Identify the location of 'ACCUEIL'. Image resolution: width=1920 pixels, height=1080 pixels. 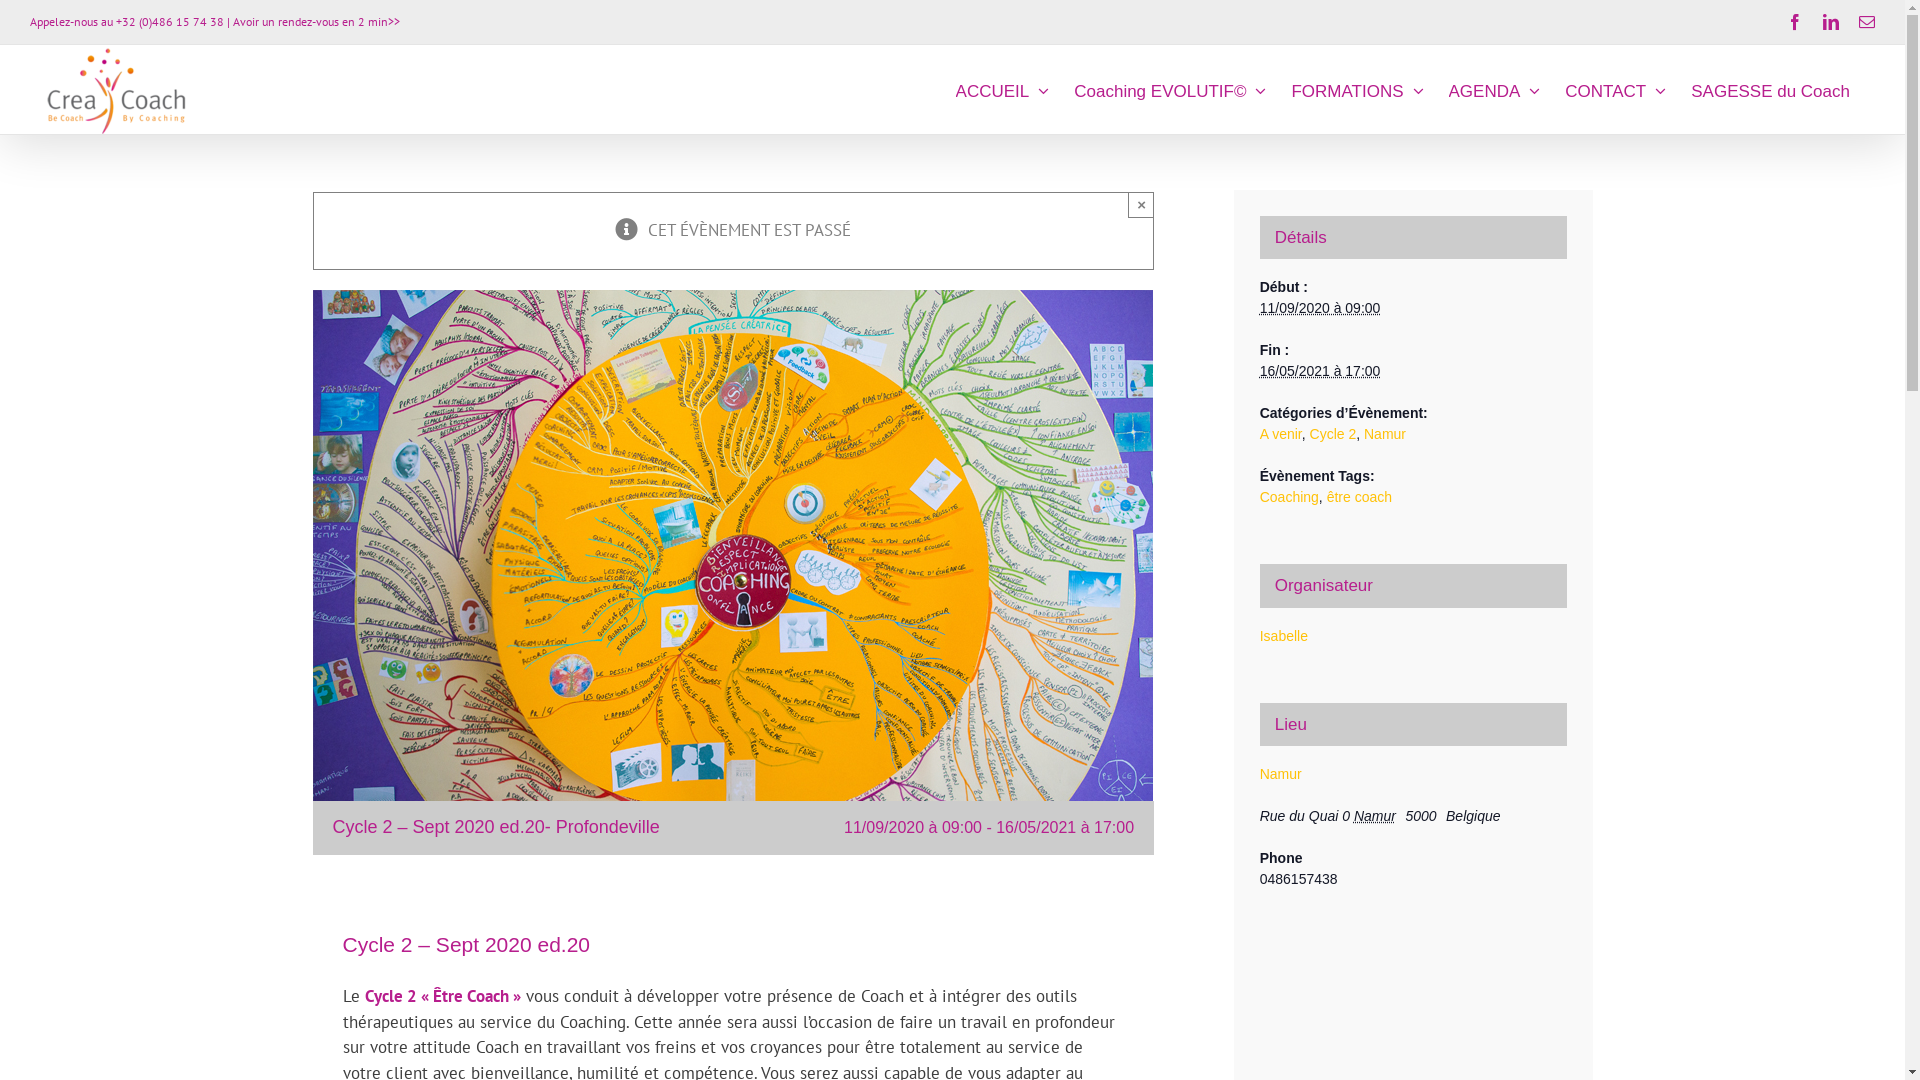
(1003, 88).